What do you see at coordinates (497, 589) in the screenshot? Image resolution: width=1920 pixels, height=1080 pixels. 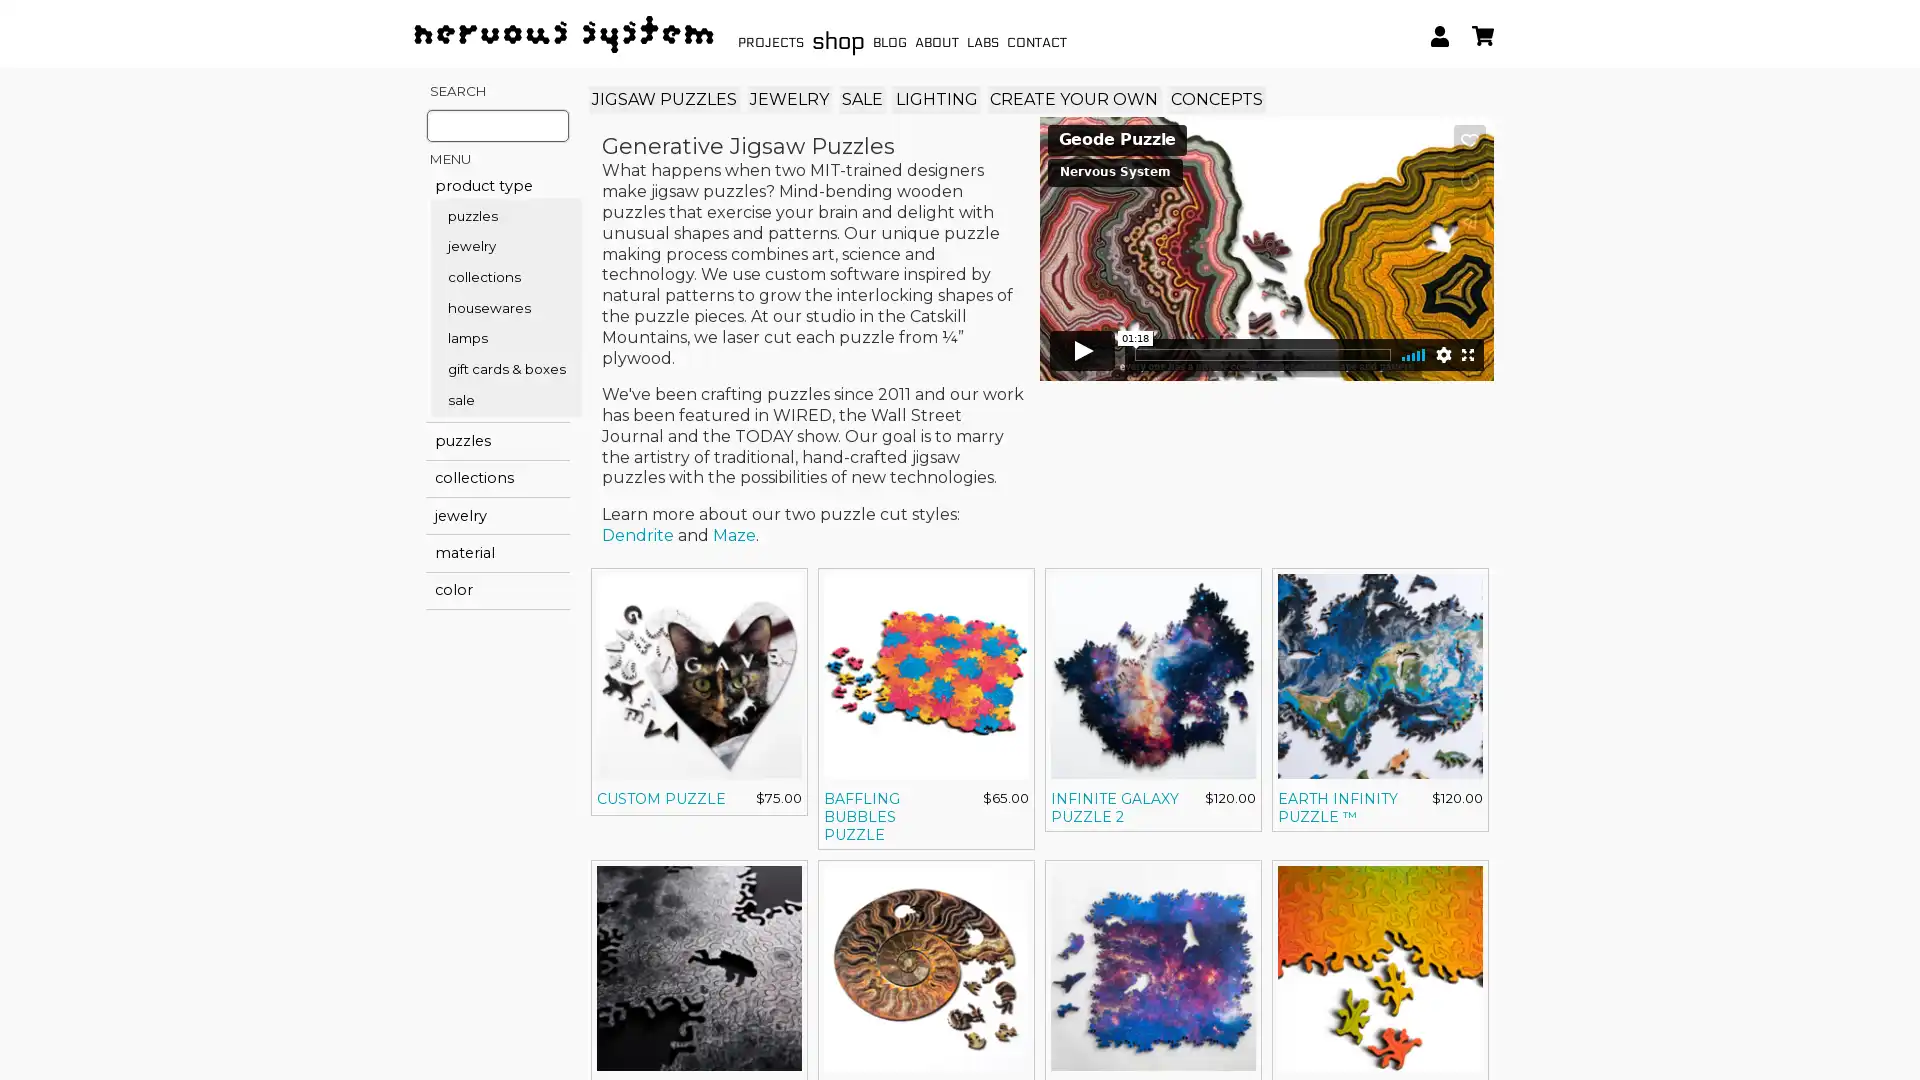 I see `color` at bounding box center [497, 589].